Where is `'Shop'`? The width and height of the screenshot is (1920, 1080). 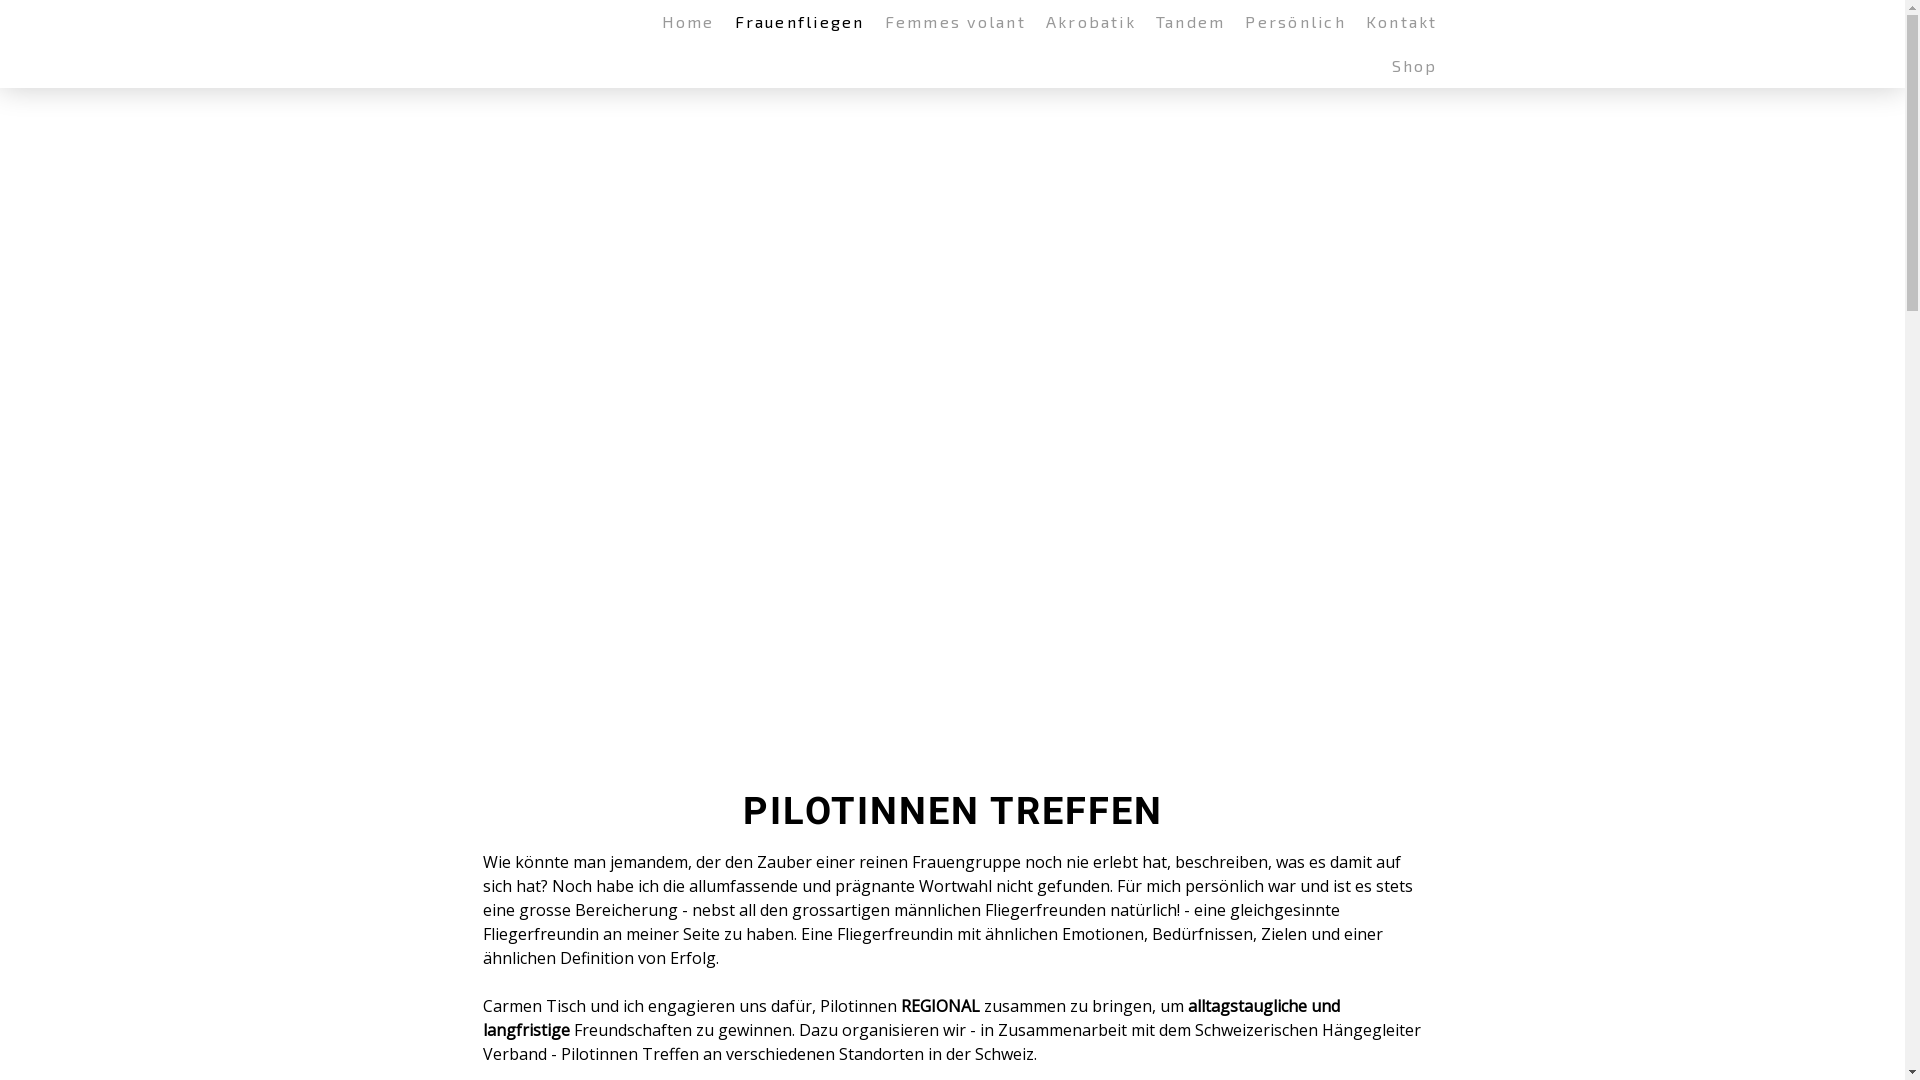 'Shop' is located at coordinates (1414, 64).